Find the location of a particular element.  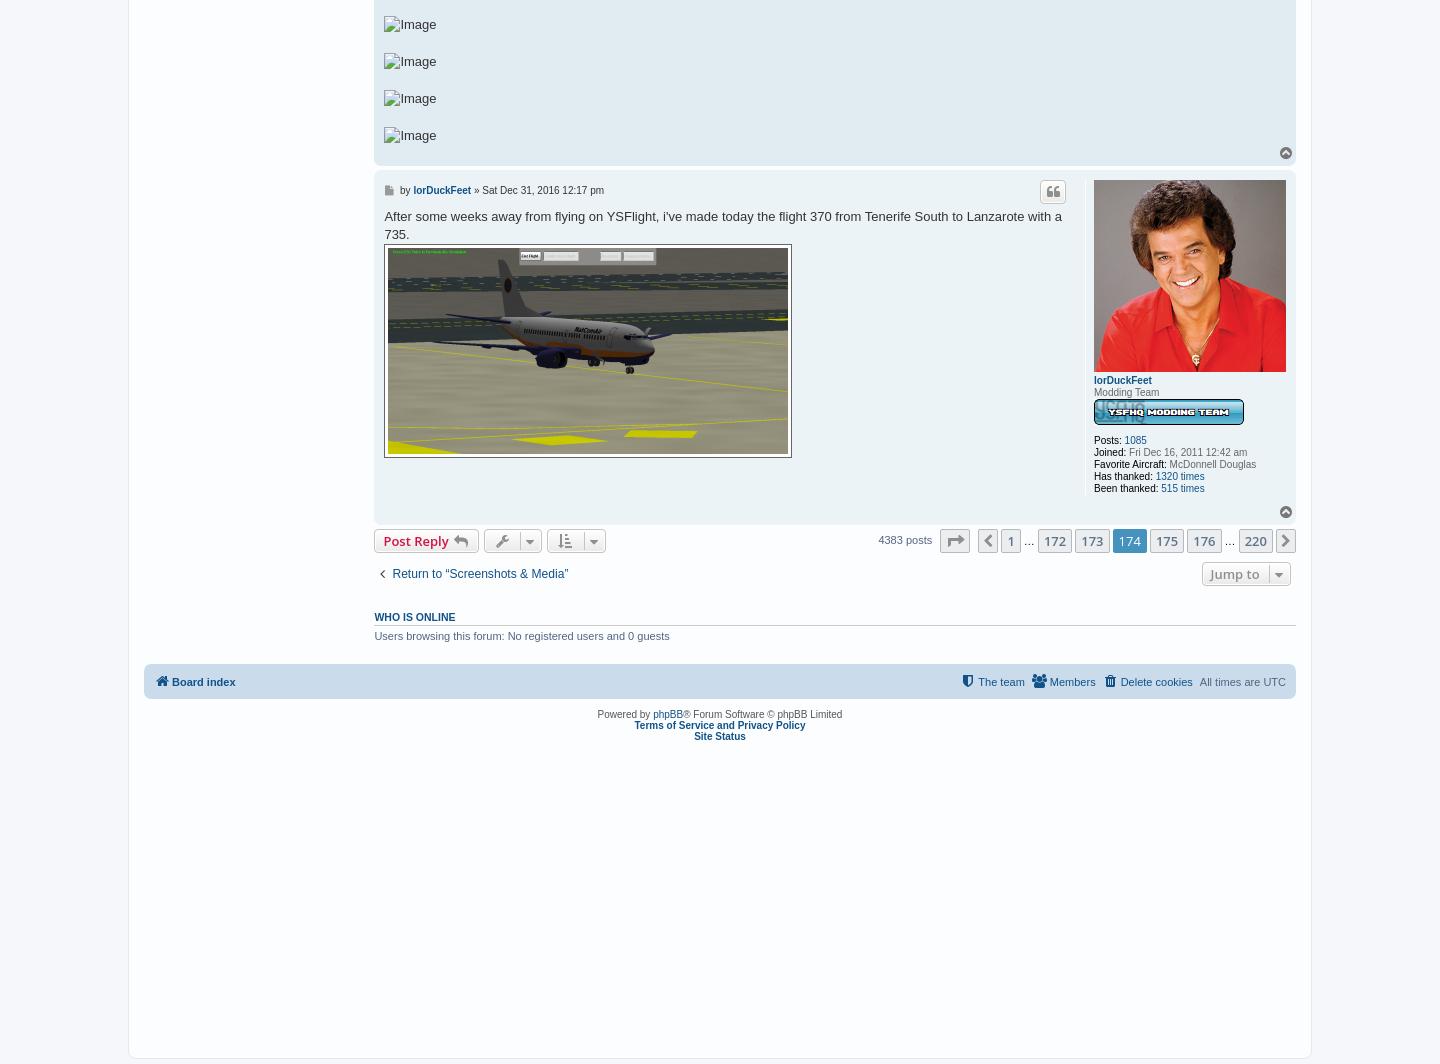

'All times are' is located at coordinates (1230, 682).